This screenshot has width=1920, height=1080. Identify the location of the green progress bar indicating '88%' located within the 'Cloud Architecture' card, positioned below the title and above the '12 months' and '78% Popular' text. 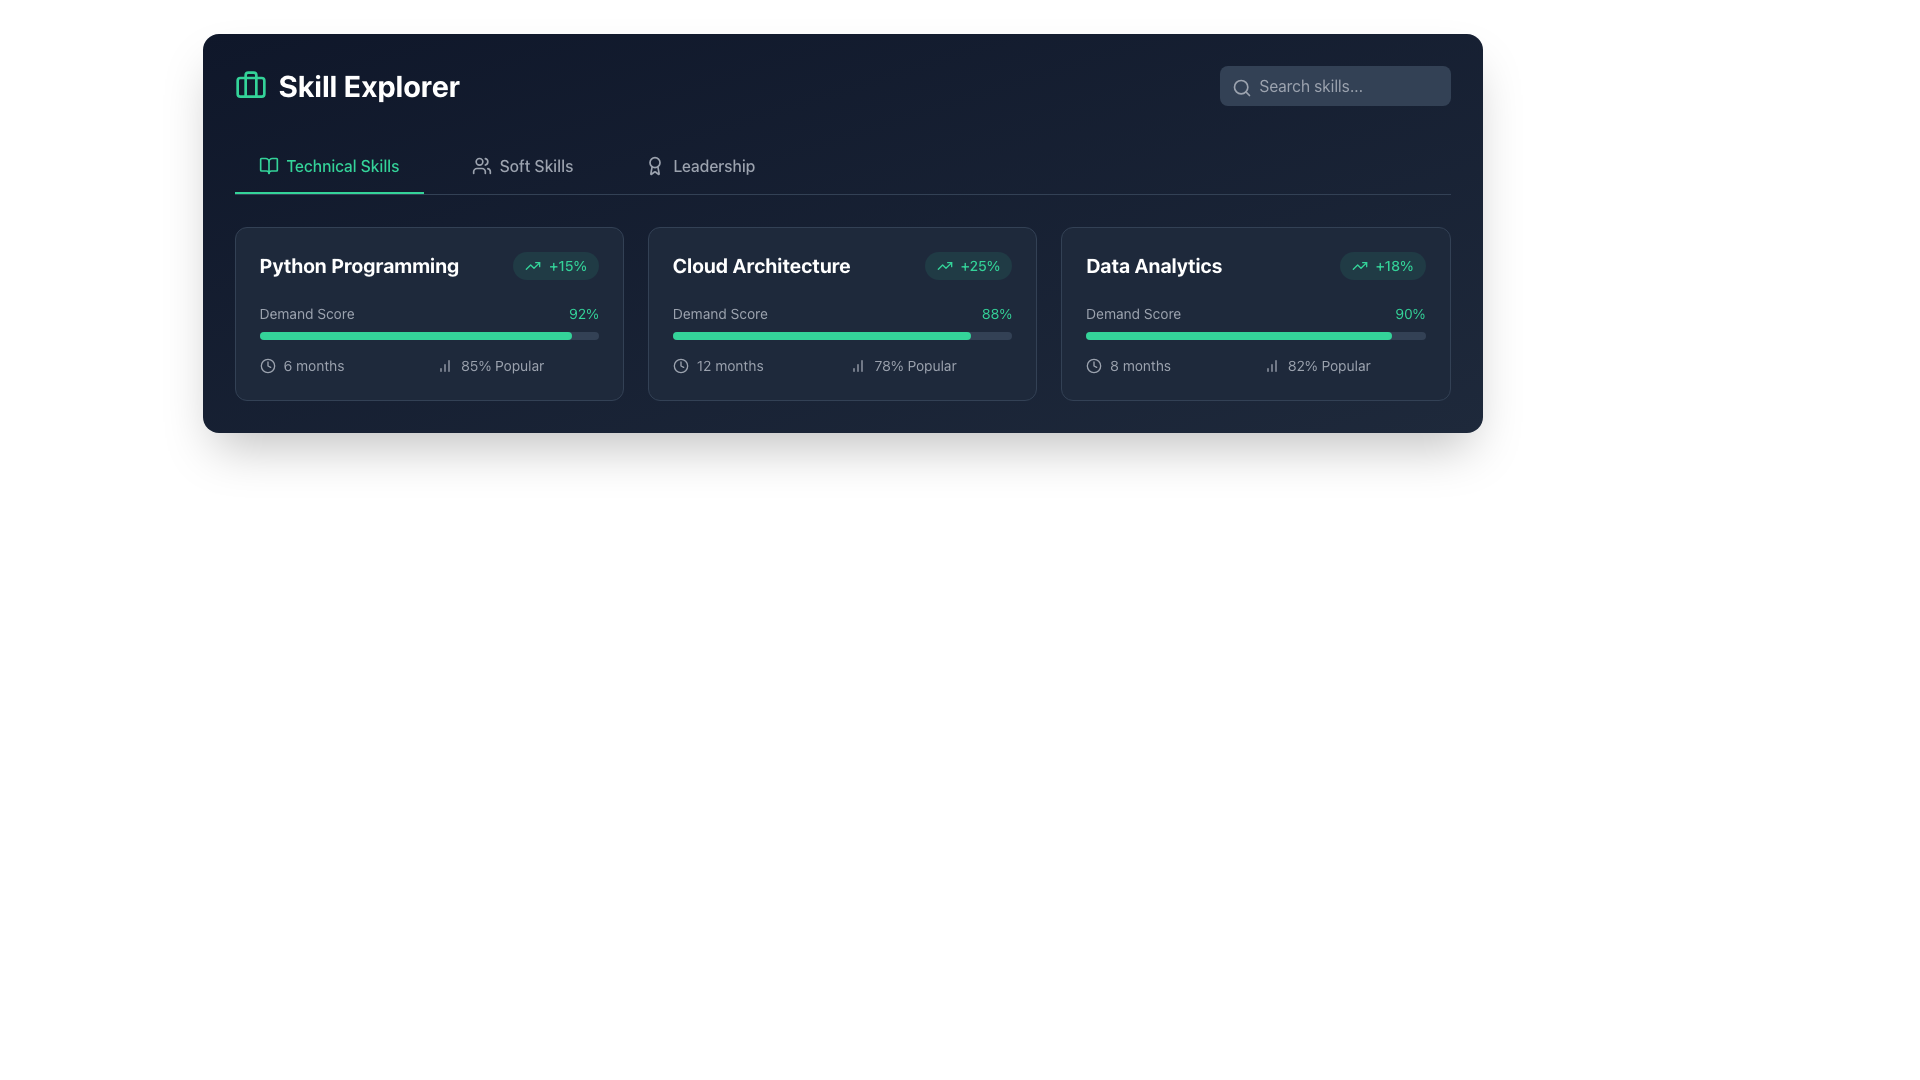
(842, 338).